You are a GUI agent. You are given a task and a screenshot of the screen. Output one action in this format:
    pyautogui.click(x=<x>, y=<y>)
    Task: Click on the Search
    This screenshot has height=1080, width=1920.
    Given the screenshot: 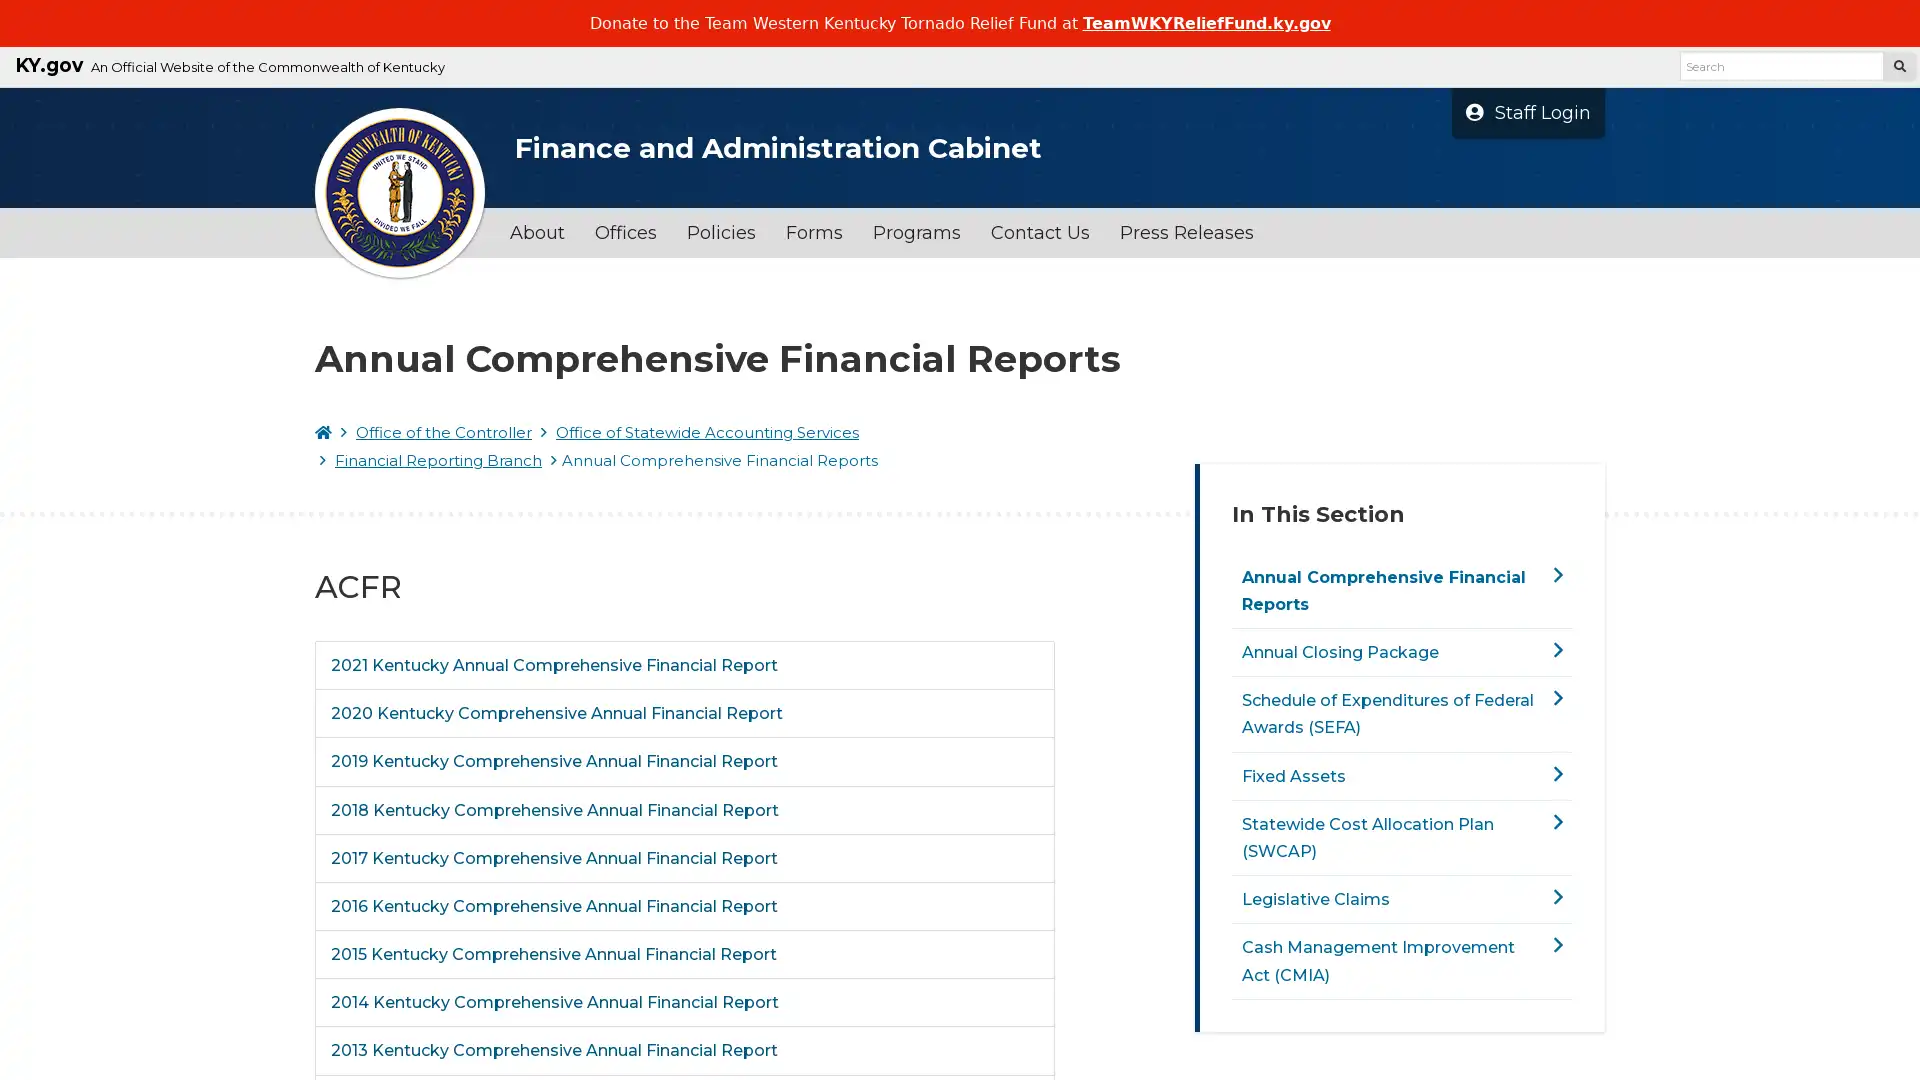 What is the action you would take?
    pyautogui.click(x=1898, y=65)
    